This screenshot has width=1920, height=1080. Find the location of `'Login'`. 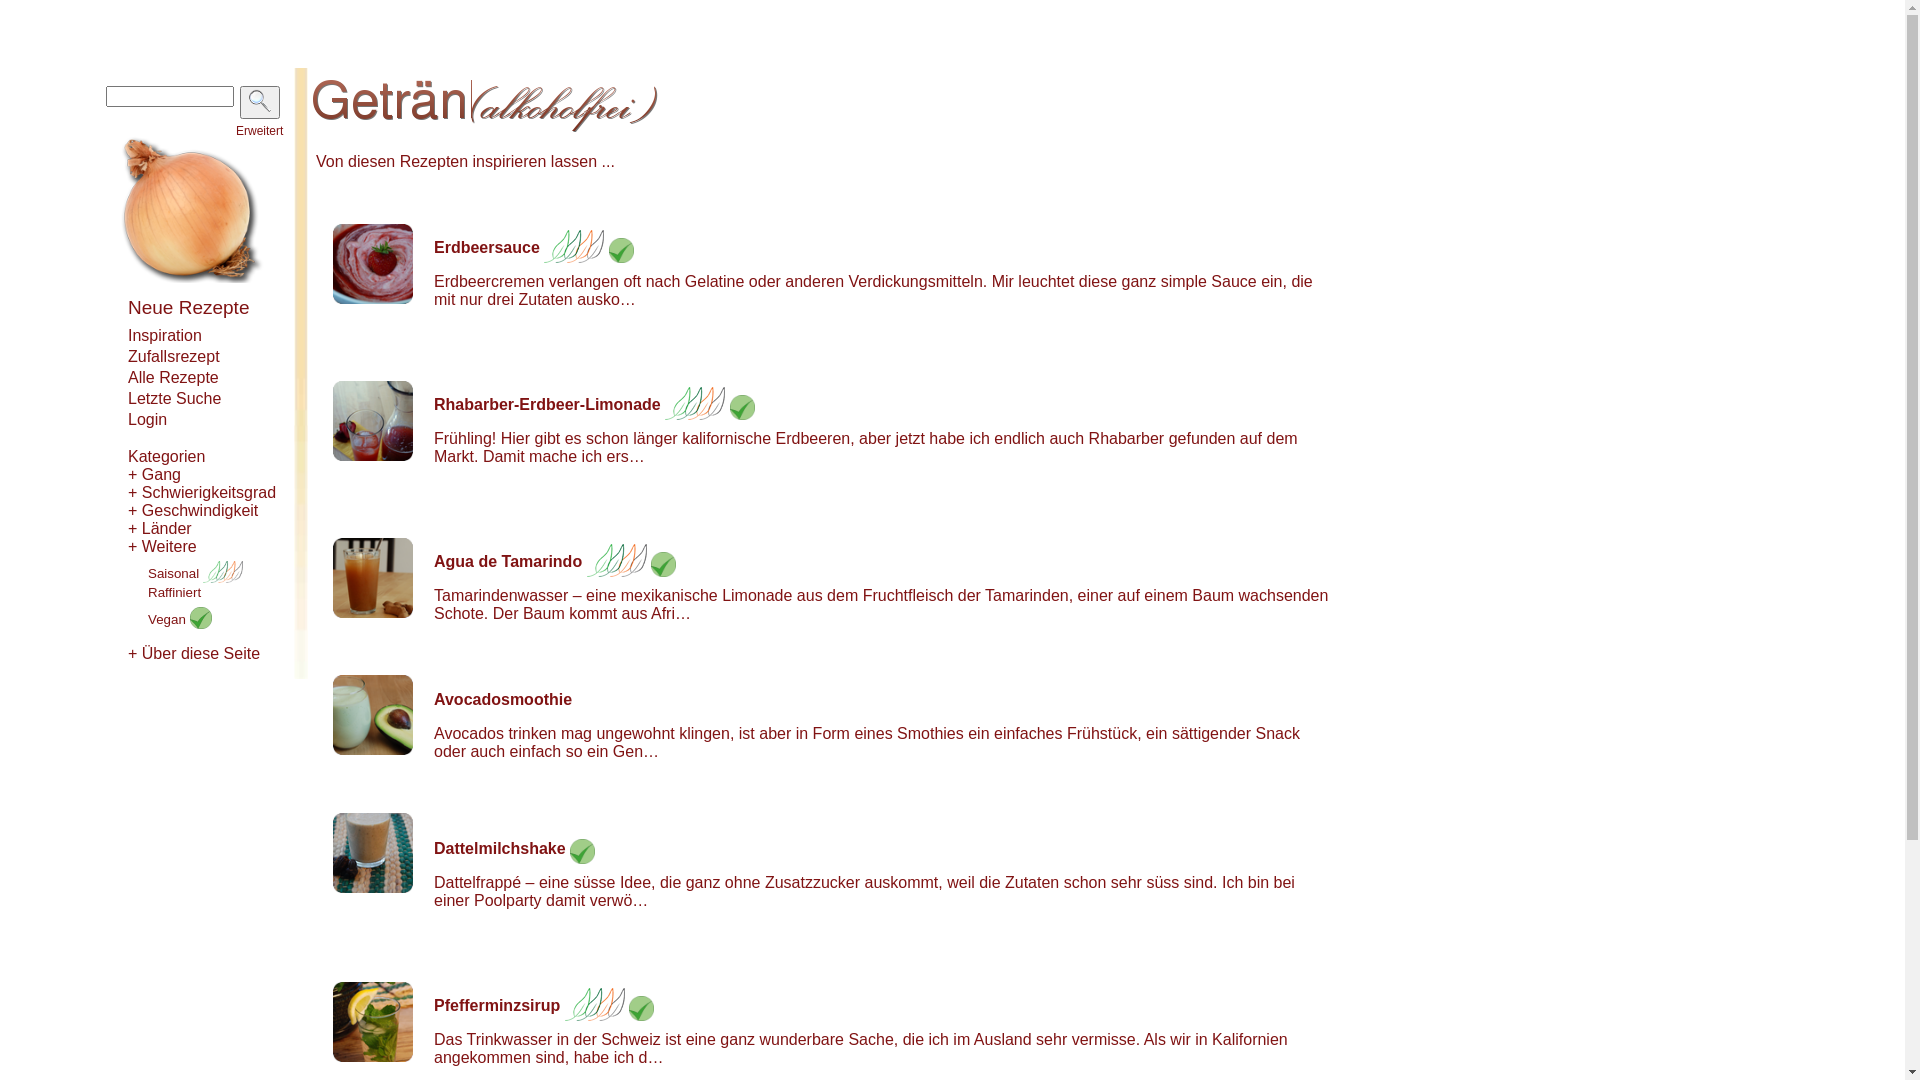

'Login' is located at coordinates (146, 418).